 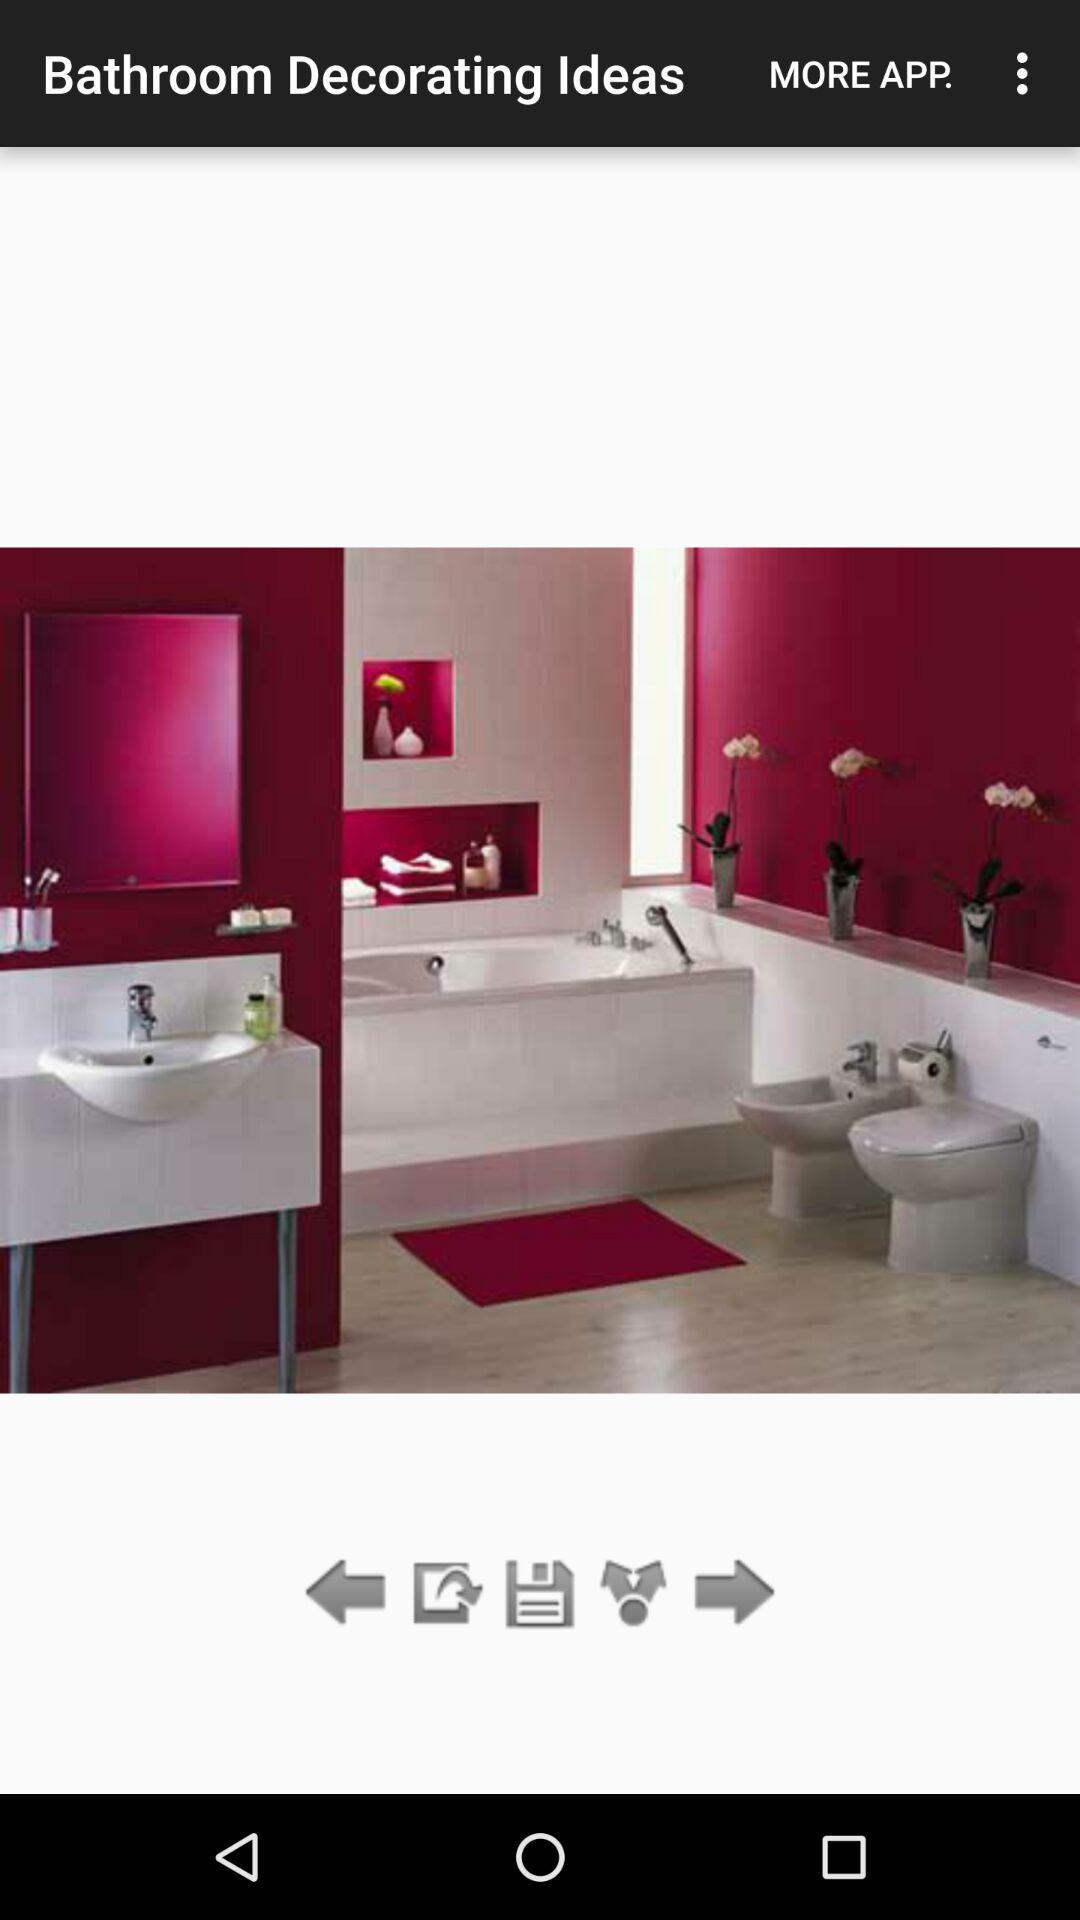 I want to click on the launch icon, so click(x=444, y=1593).